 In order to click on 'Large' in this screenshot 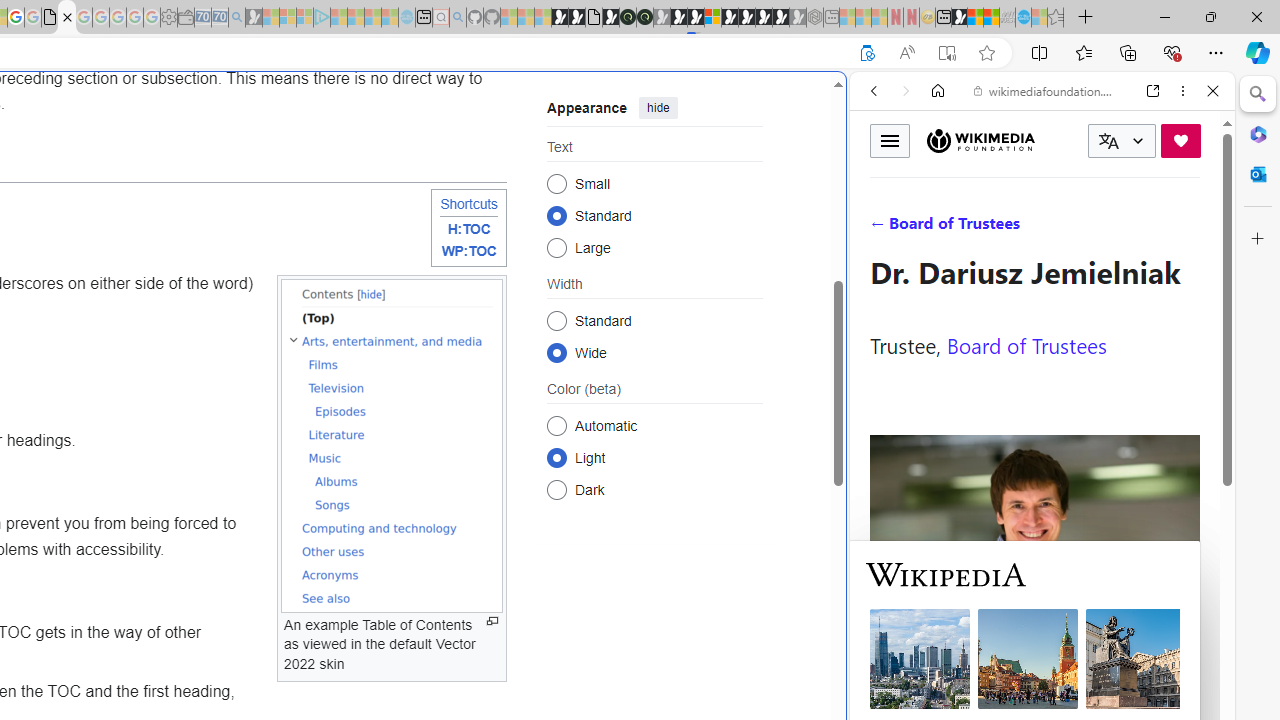, I will do `click(556, 246)`.